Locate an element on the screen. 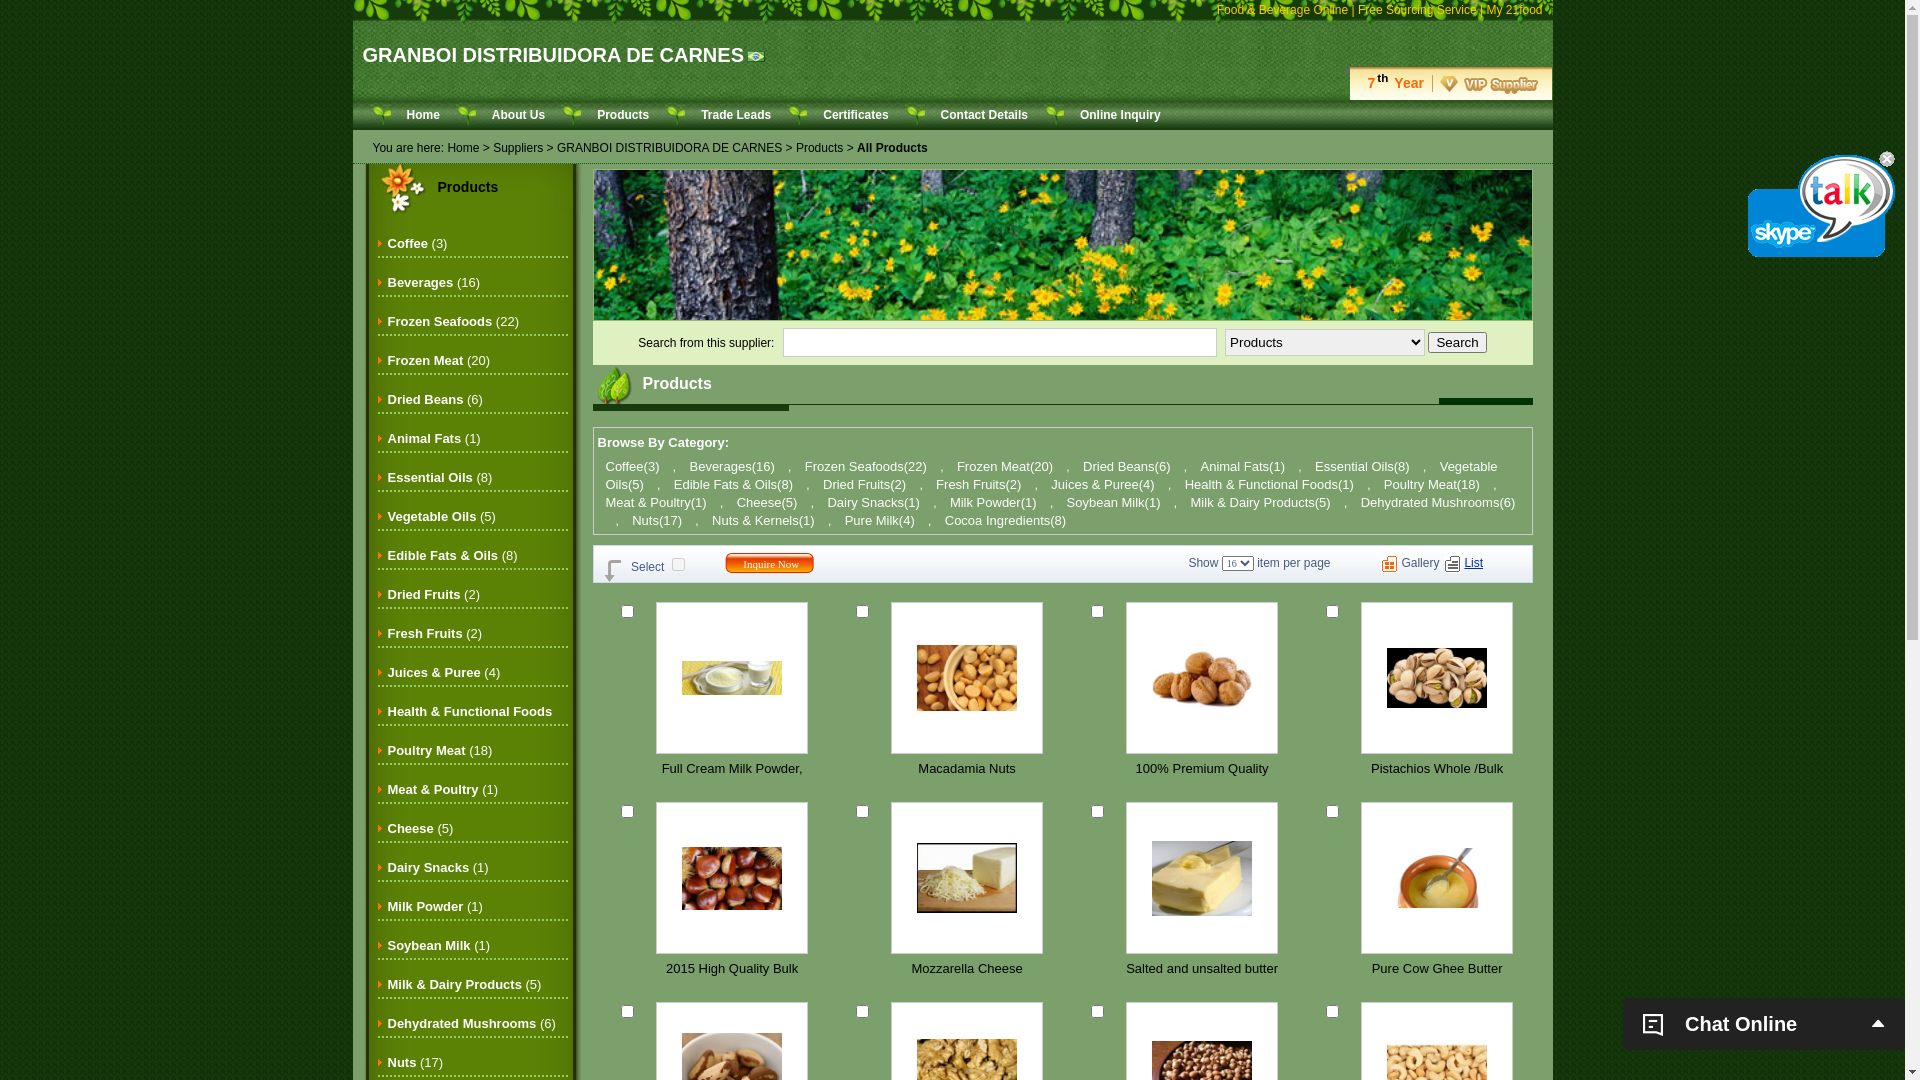  'Home' is located at coordinates (421, 115).